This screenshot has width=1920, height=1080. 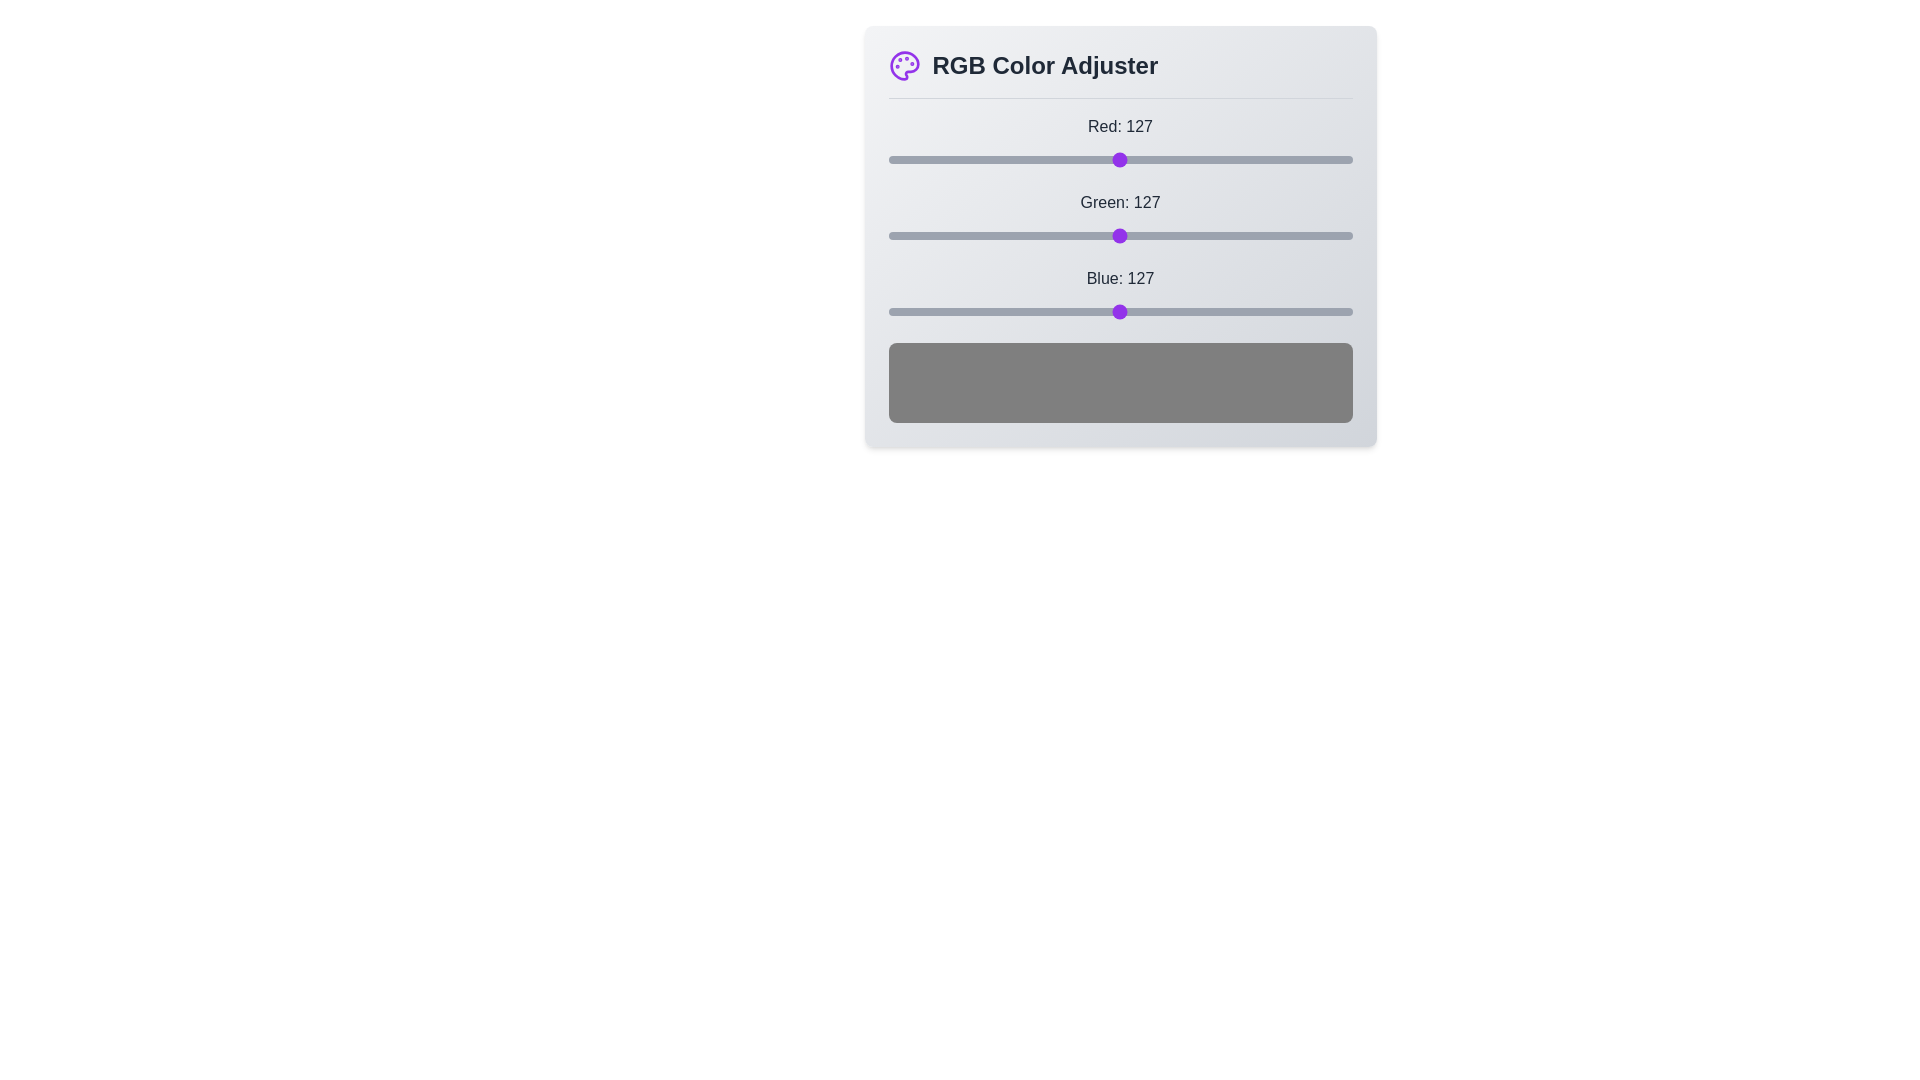 I want to click on the green slider to set the green value to 40, so click(x=961, y=234).